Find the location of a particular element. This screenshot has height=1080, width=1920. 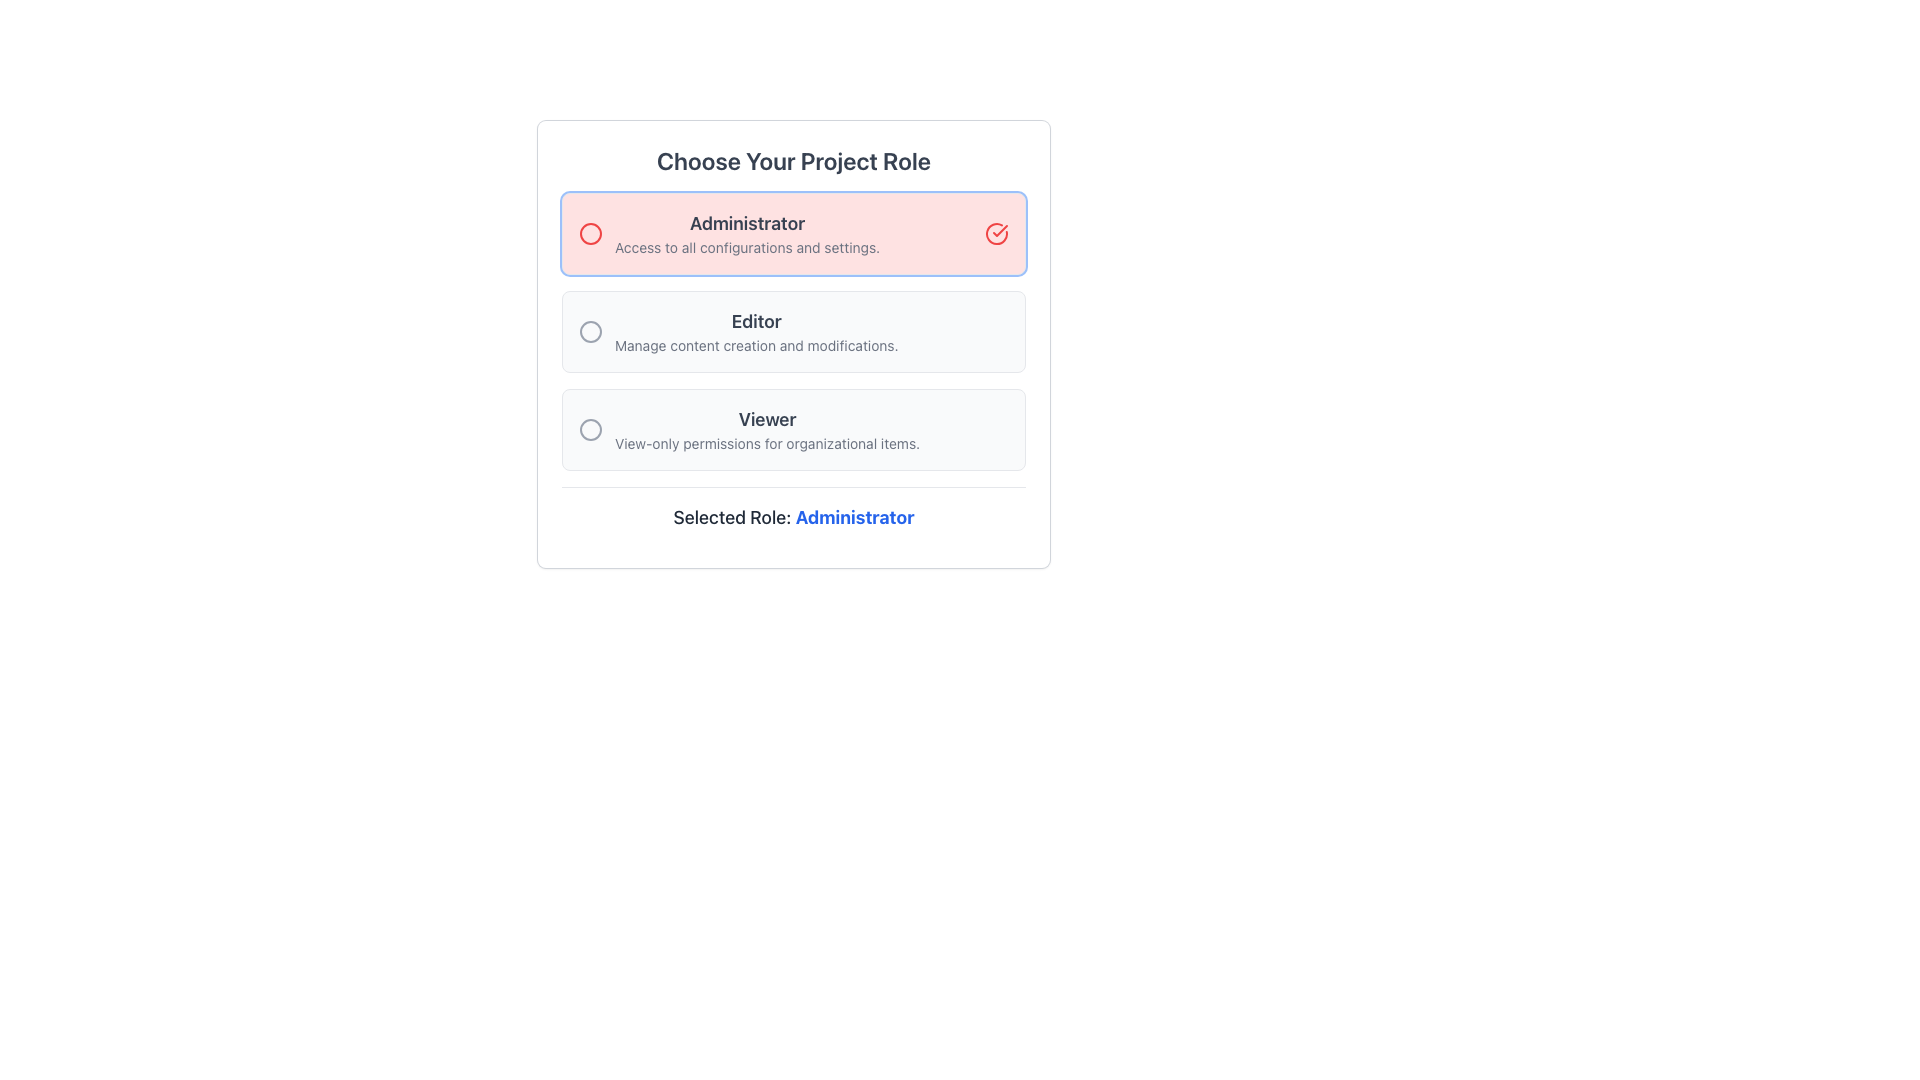

the text label displaying 'View-only permissions for organizational items.' located beneath the 'Viewer' title in the role selection panel is located at coordinates (766, 442).